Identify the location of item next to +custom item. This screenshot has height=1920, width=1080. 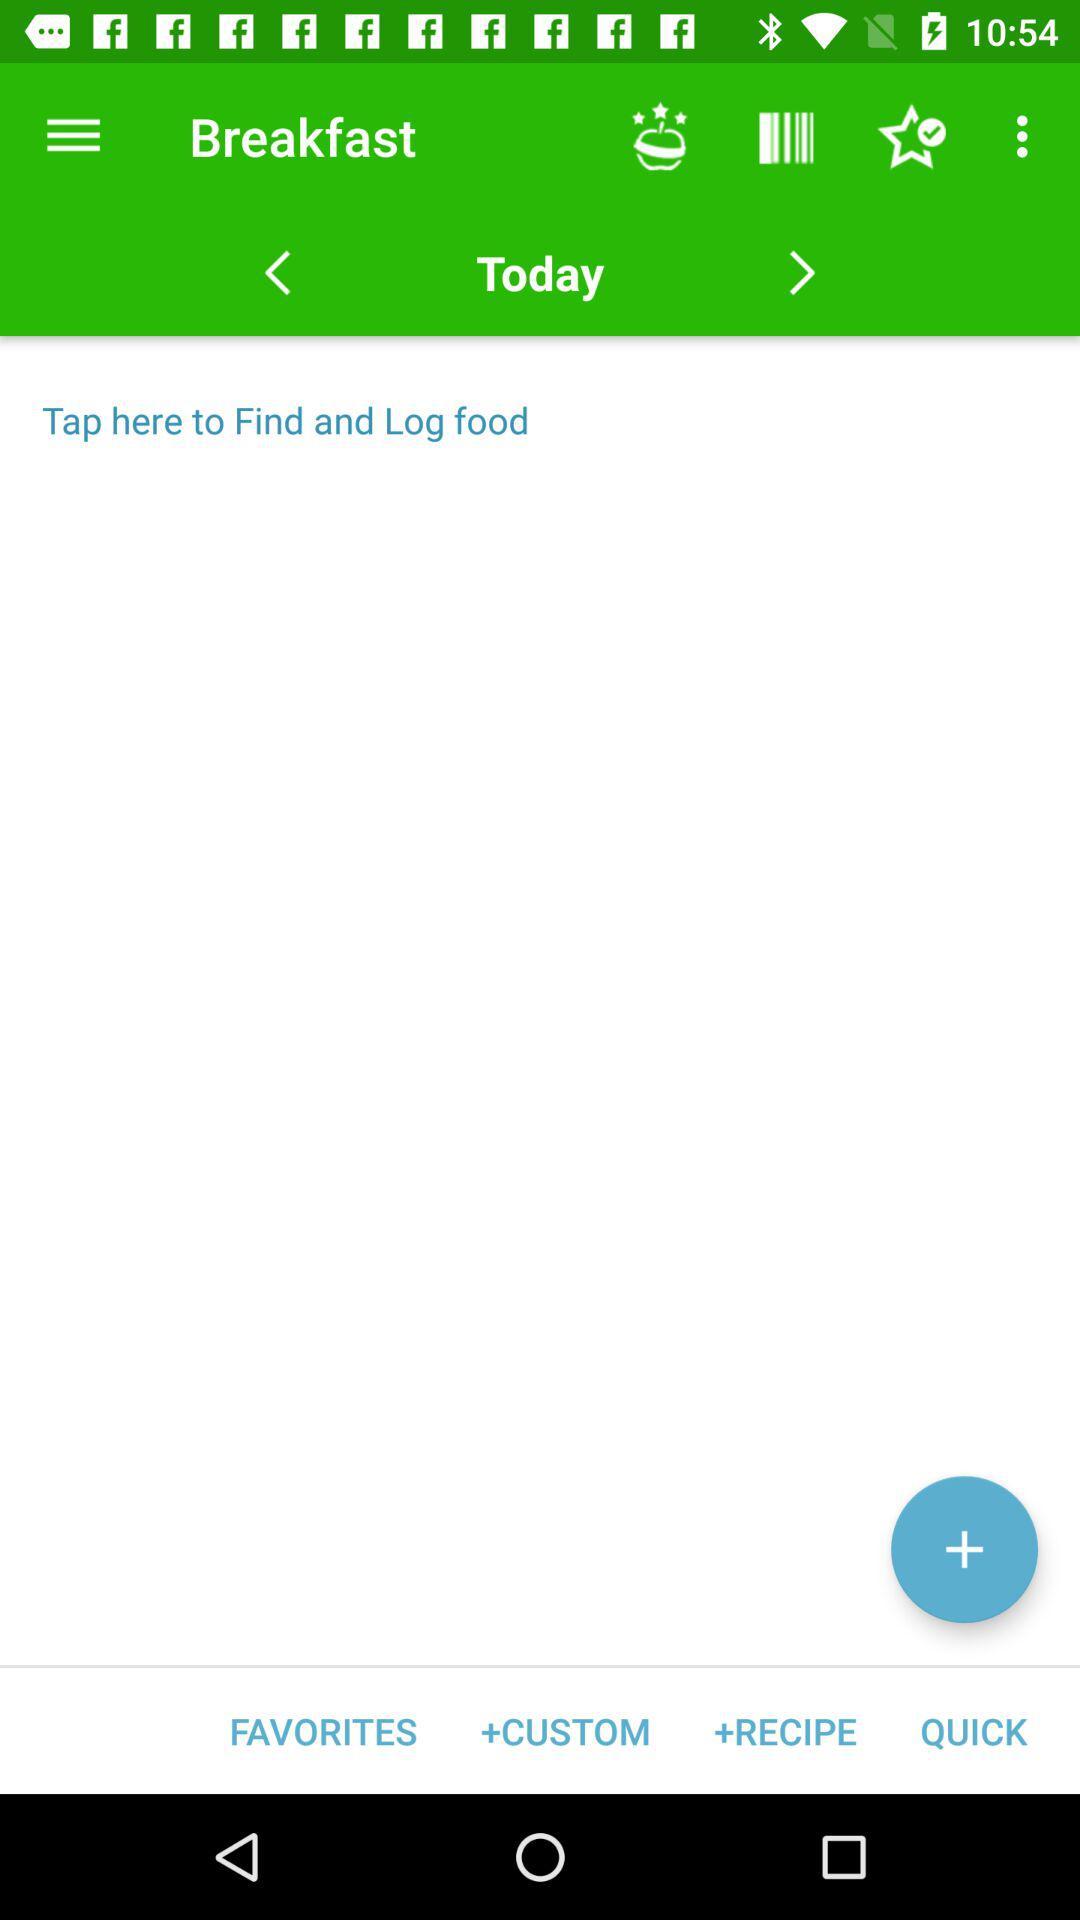
(784, 1730).